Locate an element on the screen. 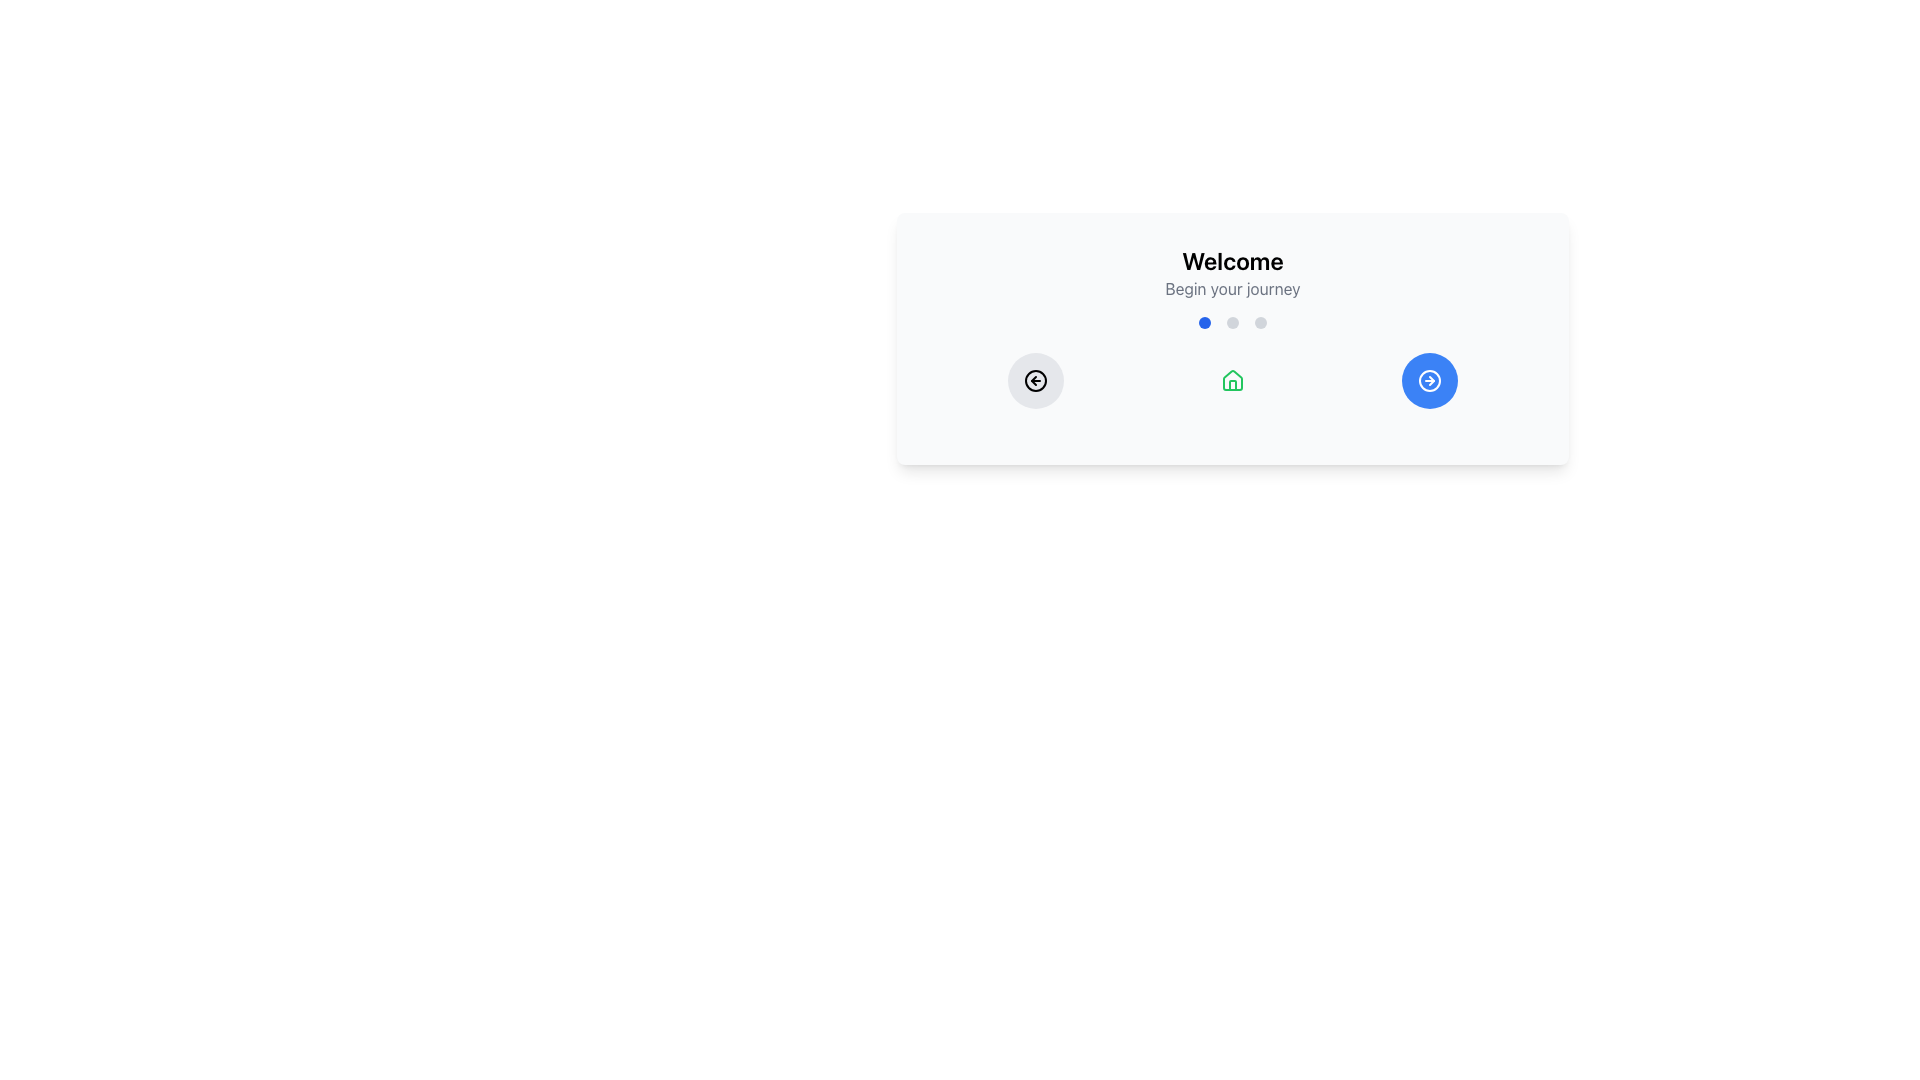  the rightmost button that navigates to the next step or page is located at coordinates (1429, 381).